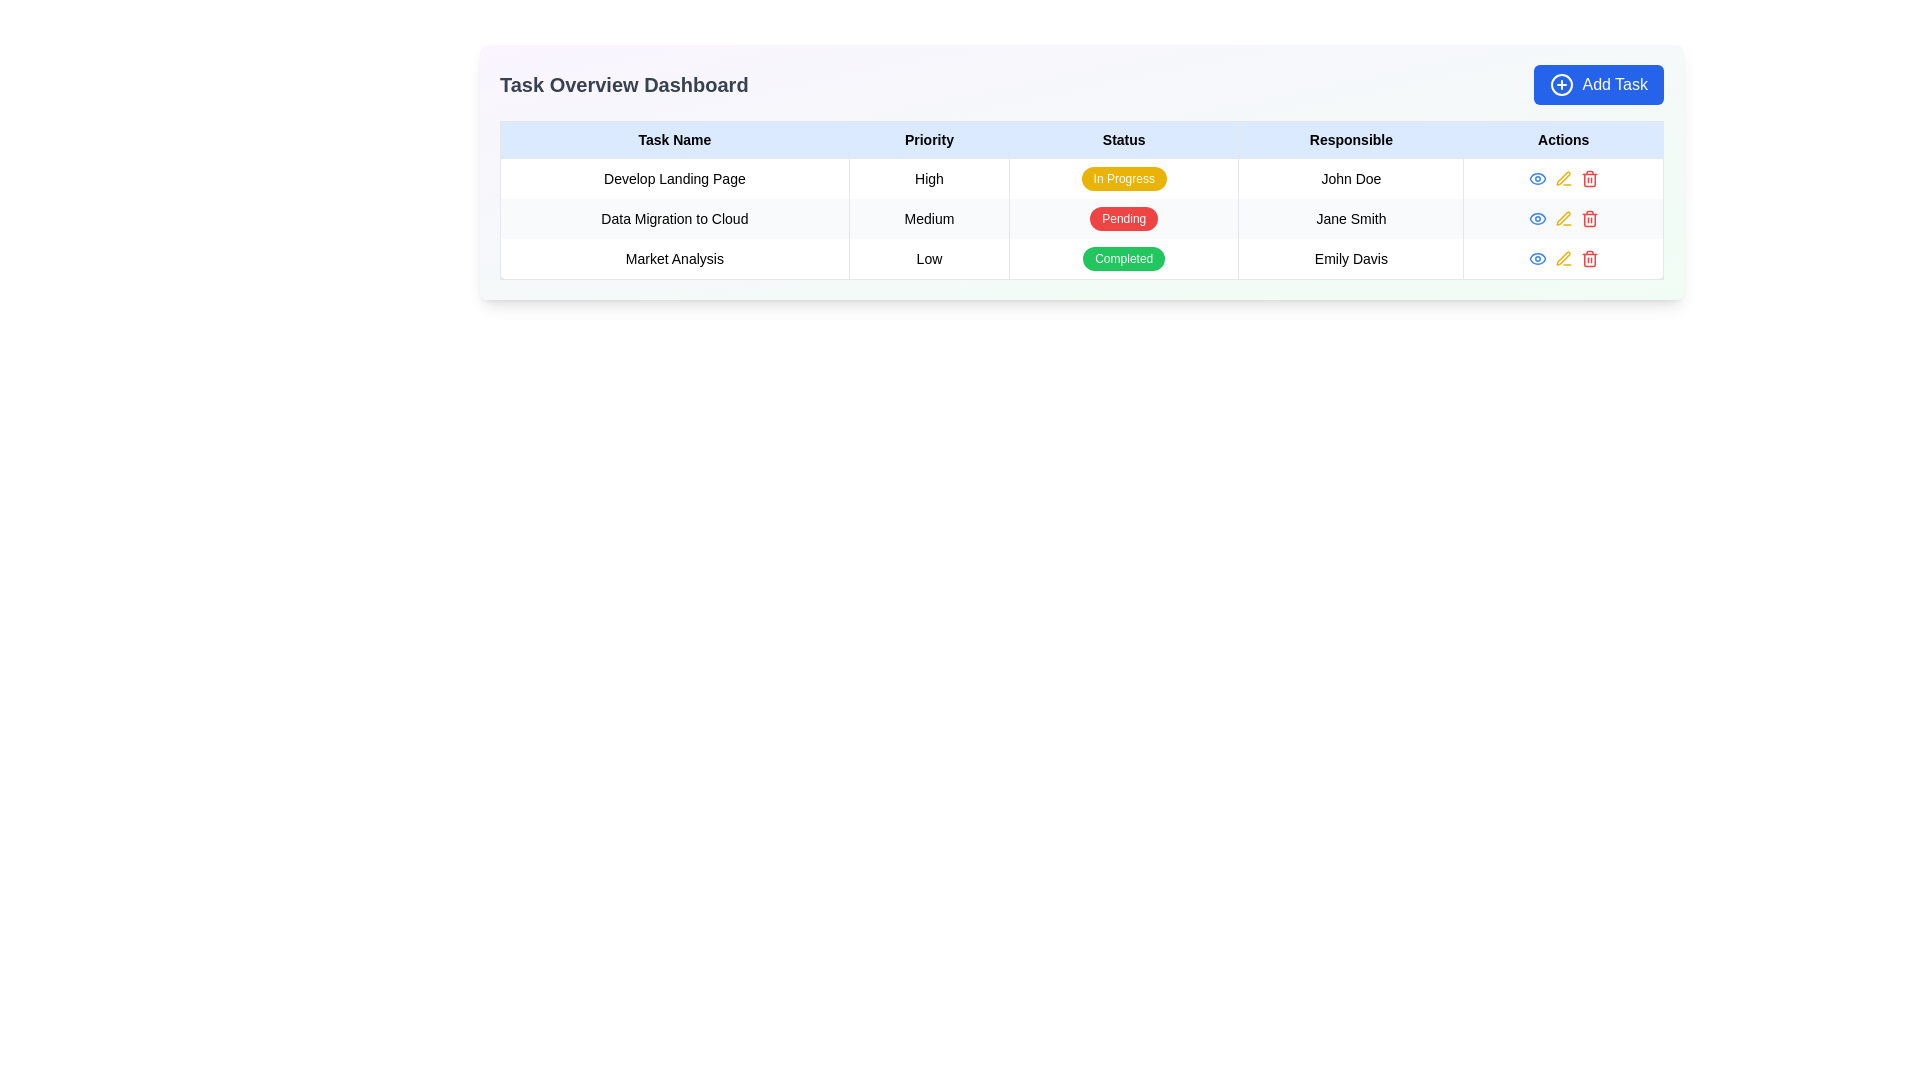 This screenshot has height=1080, width=1920. I want to click on the 'Market Analysis' text label in the first cell of the third row of the table, so click(674, 258).